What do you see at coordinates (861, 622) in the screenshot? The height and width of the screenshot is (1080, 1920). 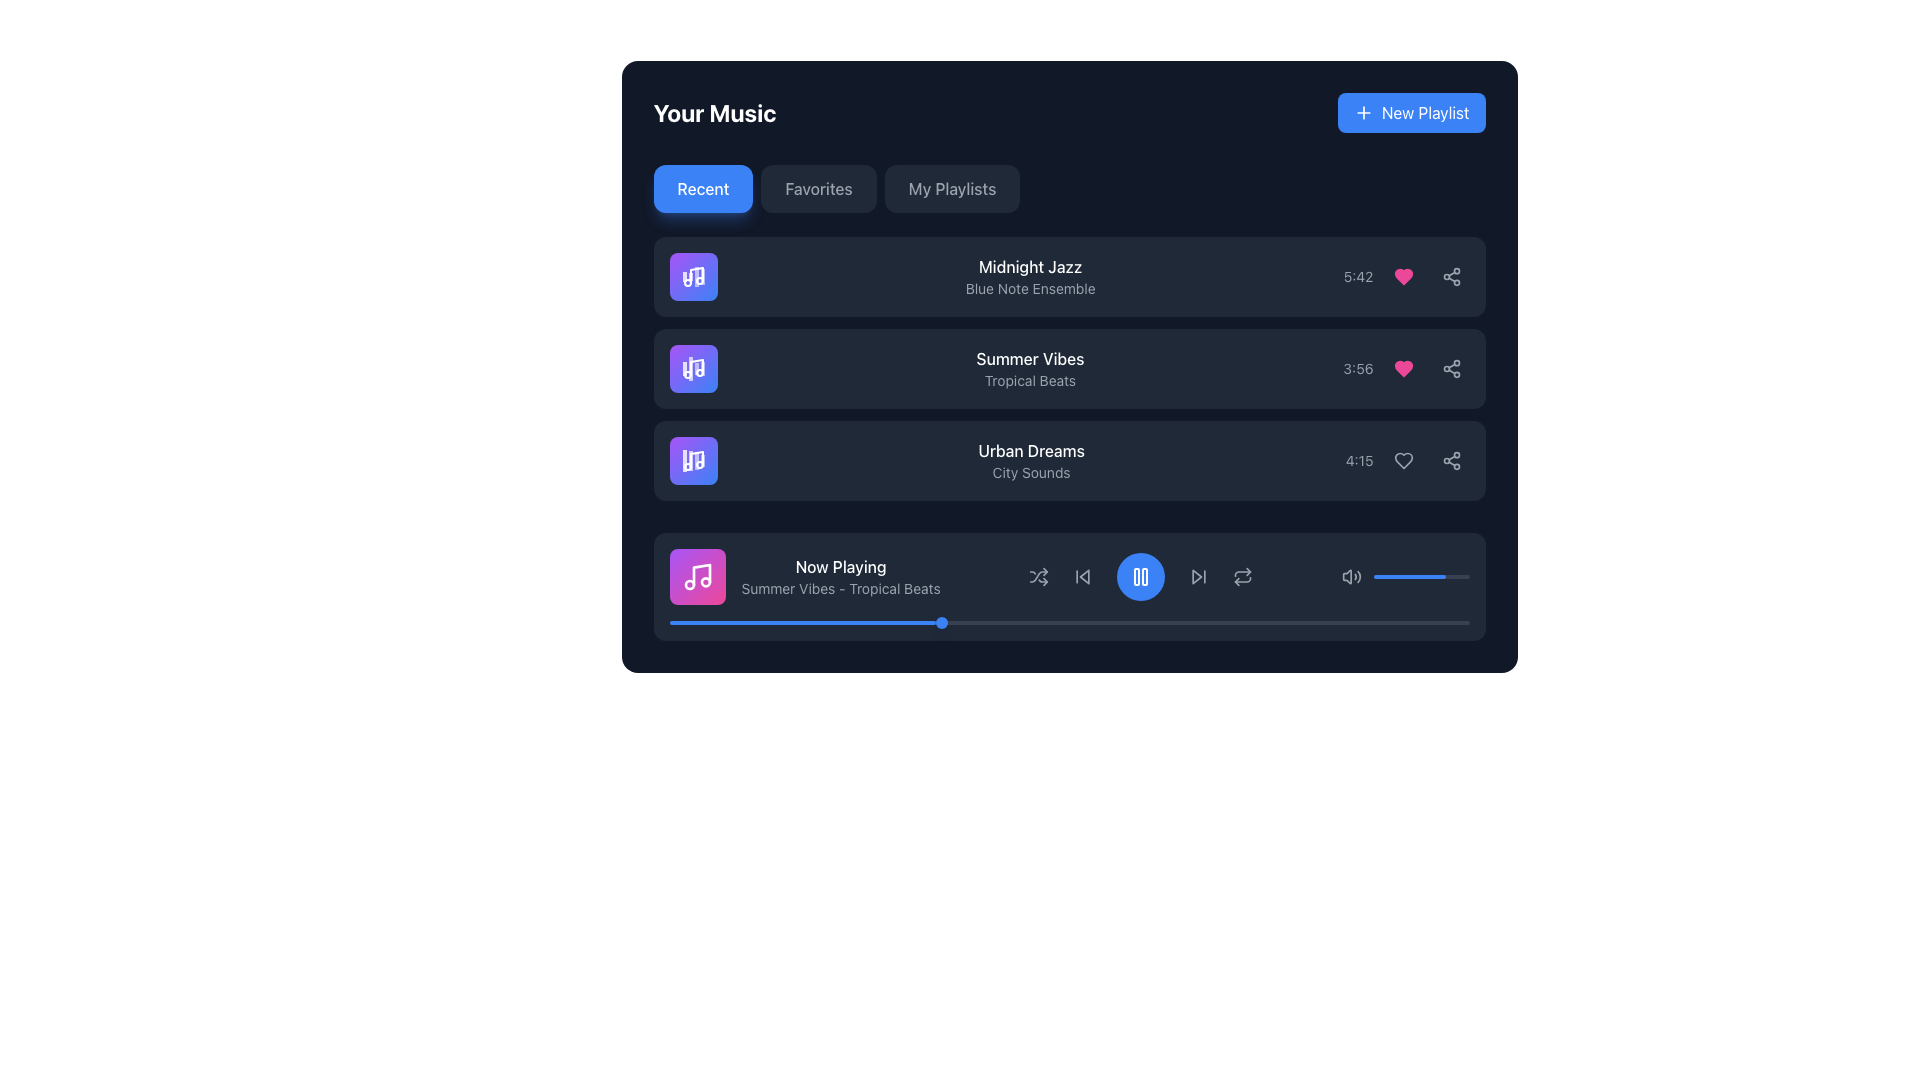 I see `progress` at bounding box center [861, 622].